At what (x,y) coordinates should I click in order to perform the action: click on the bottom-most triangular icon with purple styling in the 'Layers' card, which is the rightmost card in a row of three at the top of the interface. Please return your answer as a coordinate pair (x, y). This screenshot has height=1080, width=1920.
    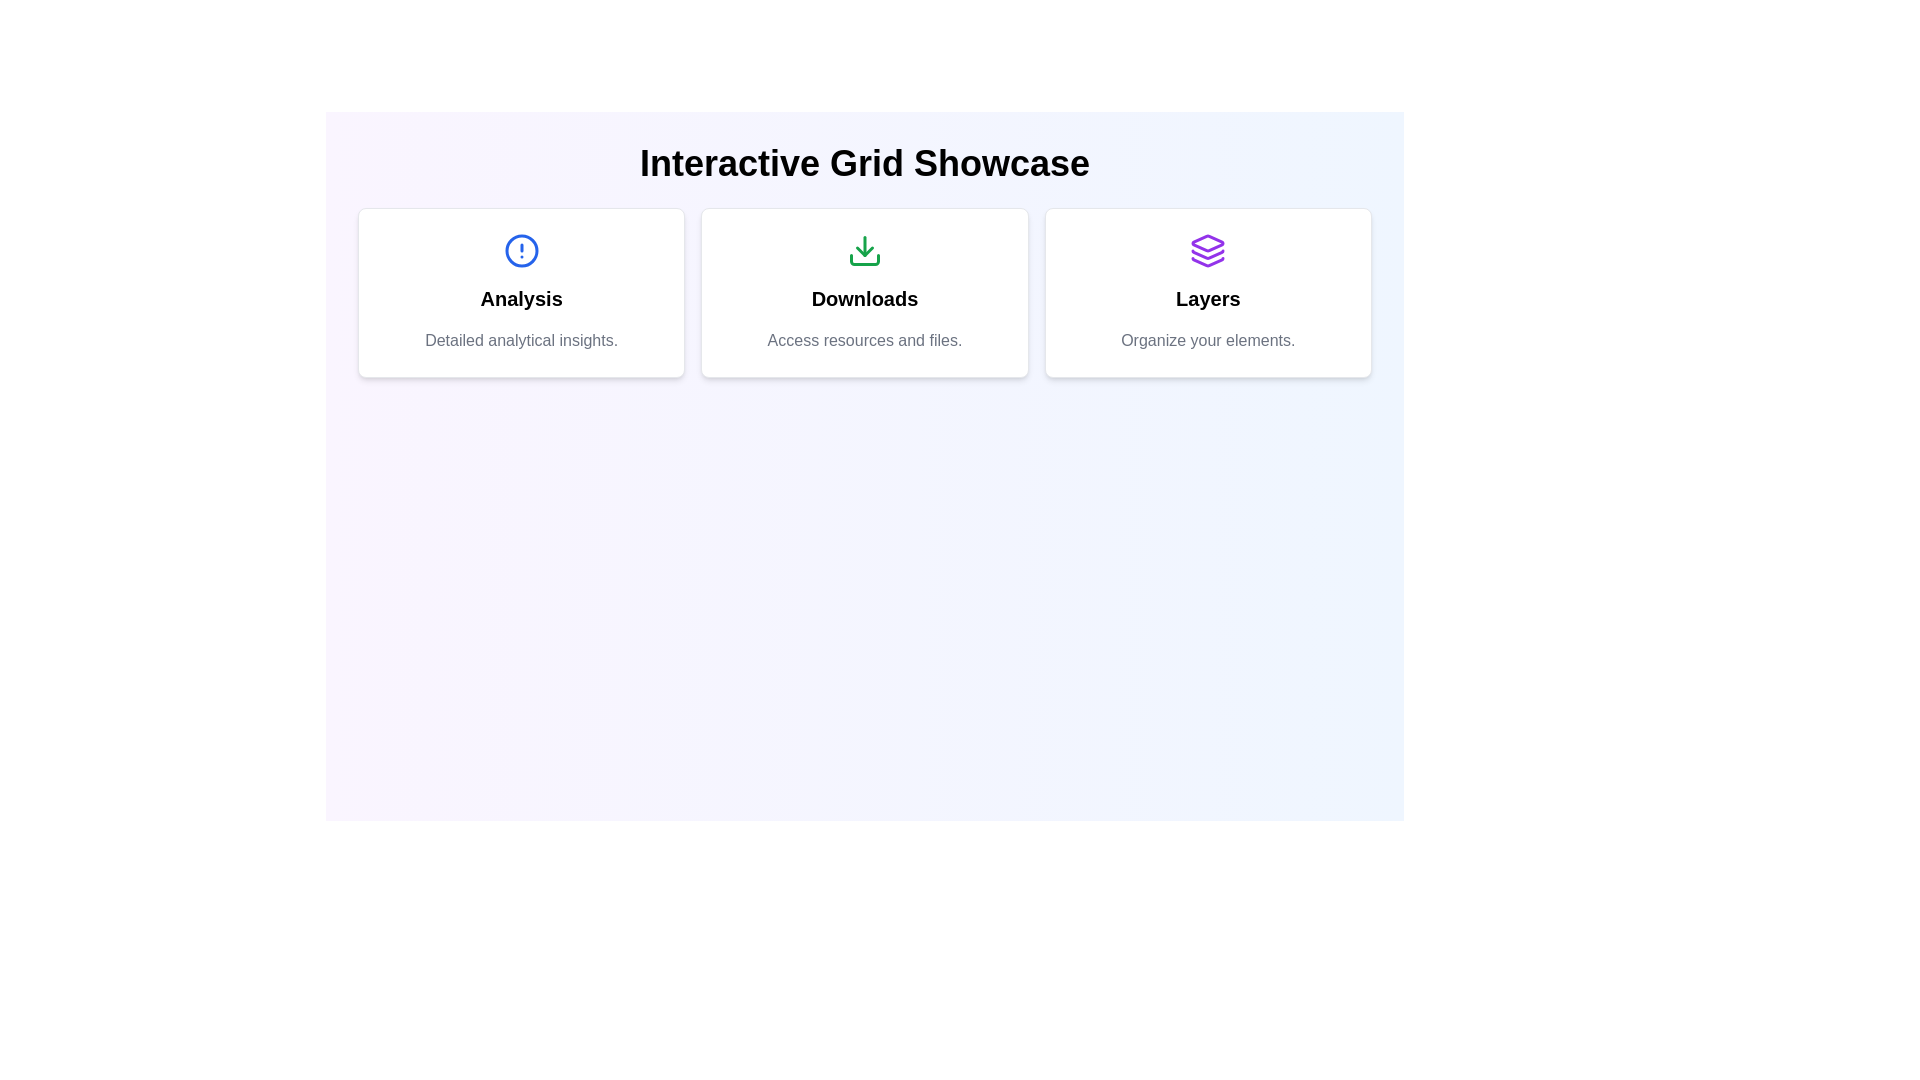
    Looking at the image, I should click on (1207, 261).